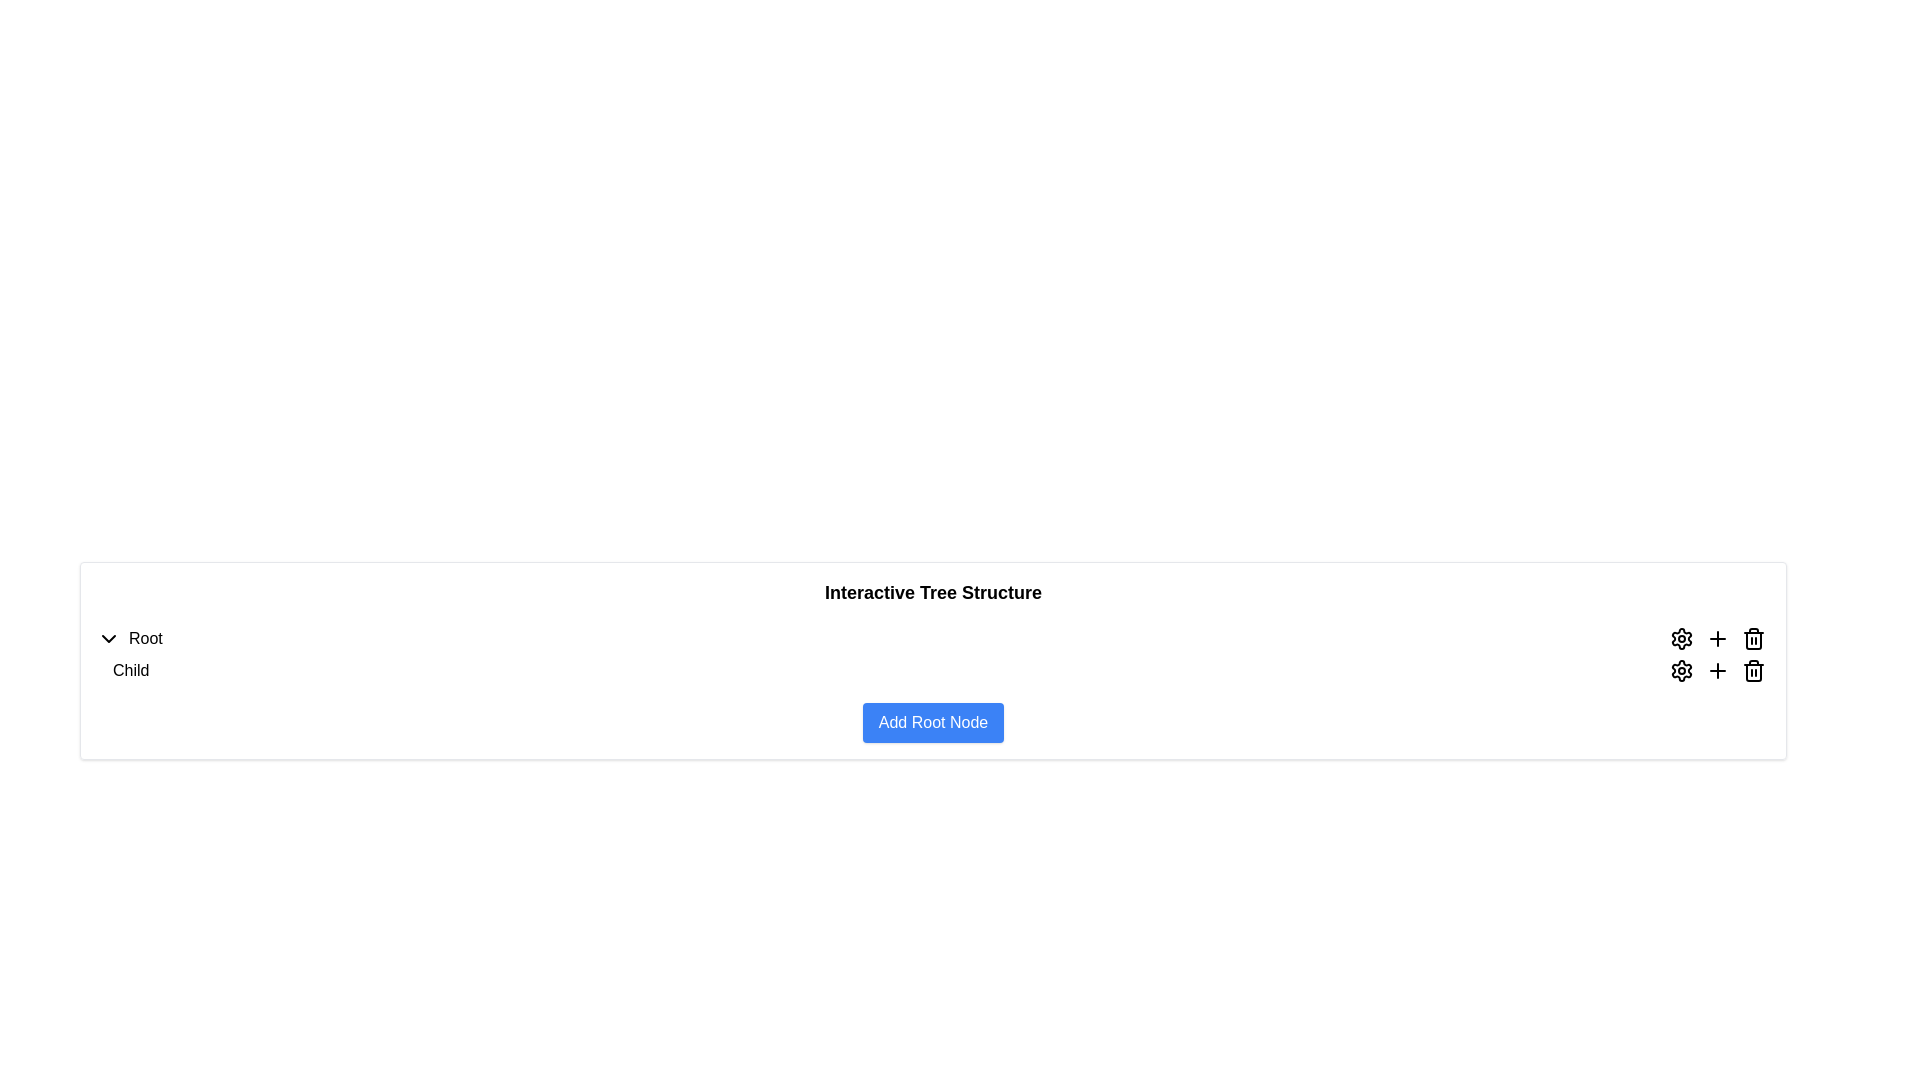 Image resolution: width=1920 pixels, height=1080 pixels. Describe the element at coordinates (1752, 671) in the screenshot. I see `the trash/delete icon located` at that location.